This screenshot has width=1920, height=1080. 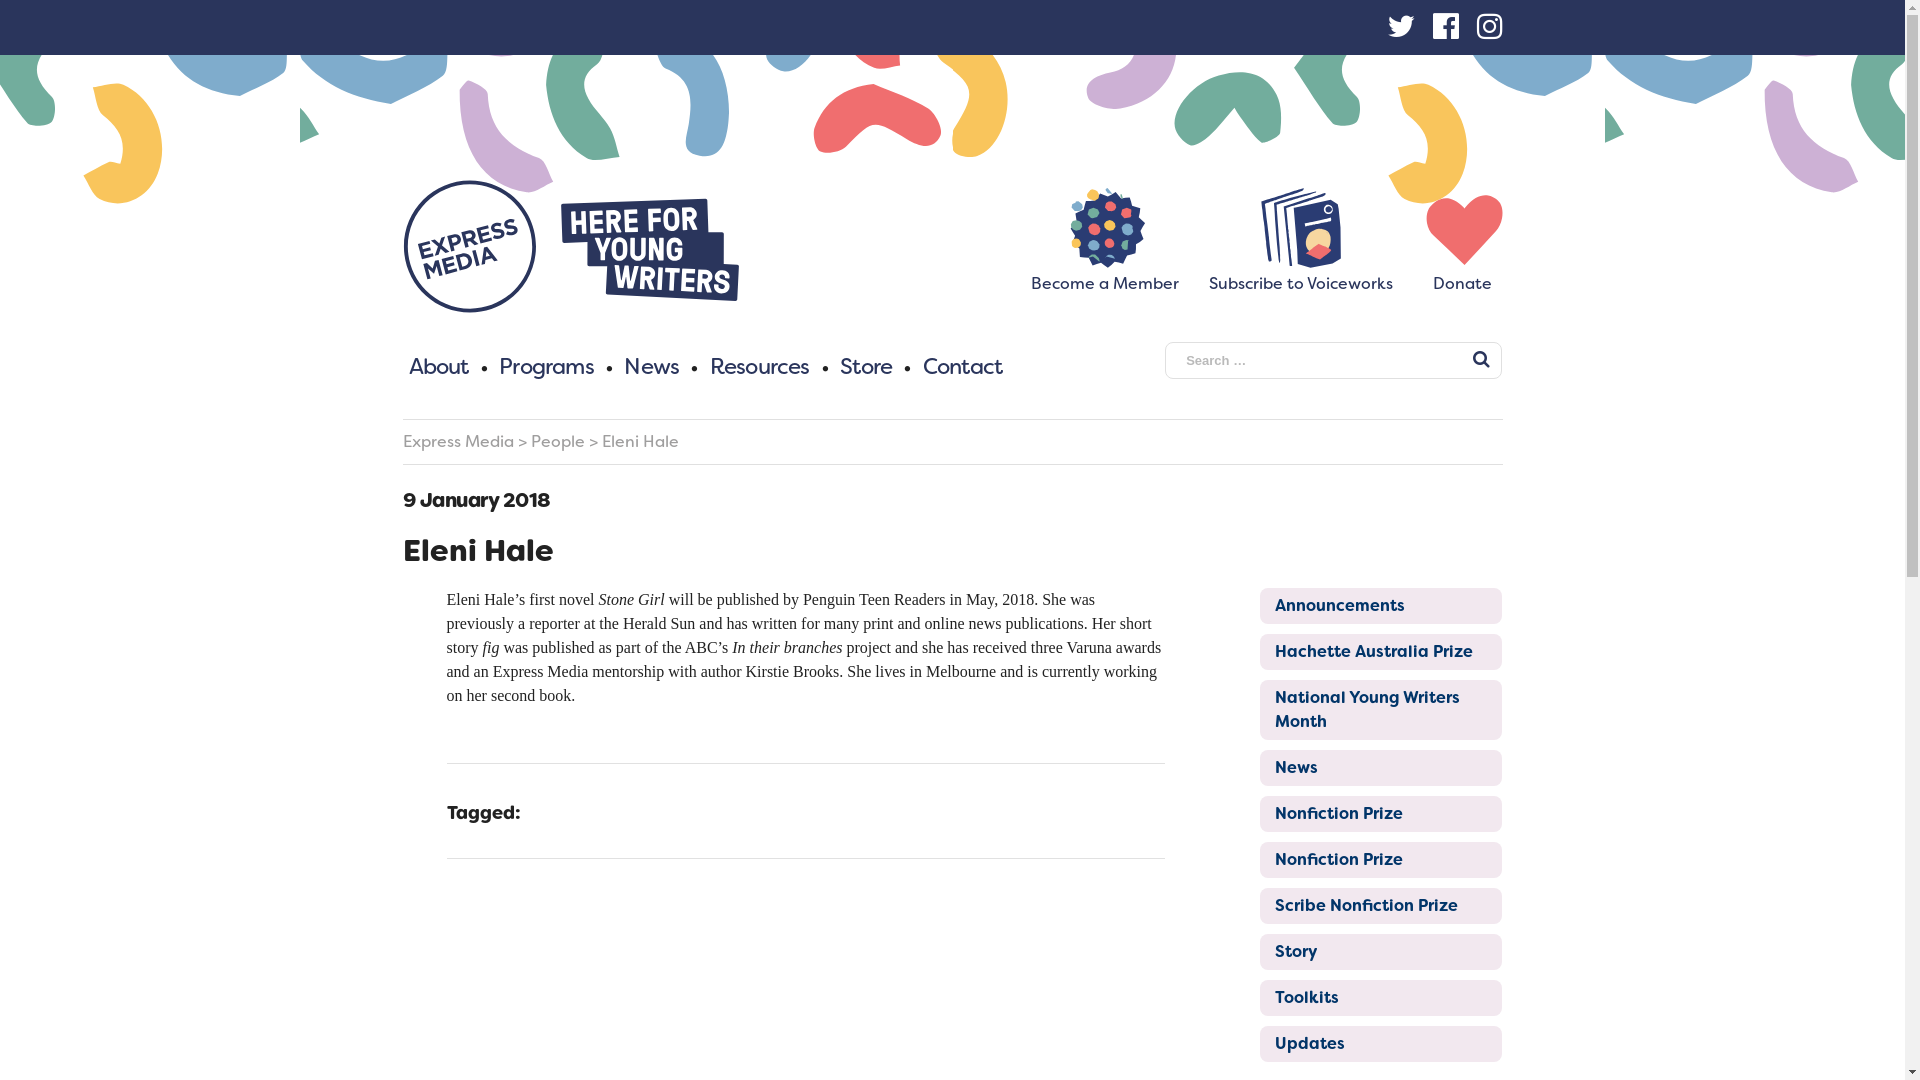 What do you see at coordinates (962, 366) in the screenshot?
I see `'Contact'` at bounding box center [962, 366].